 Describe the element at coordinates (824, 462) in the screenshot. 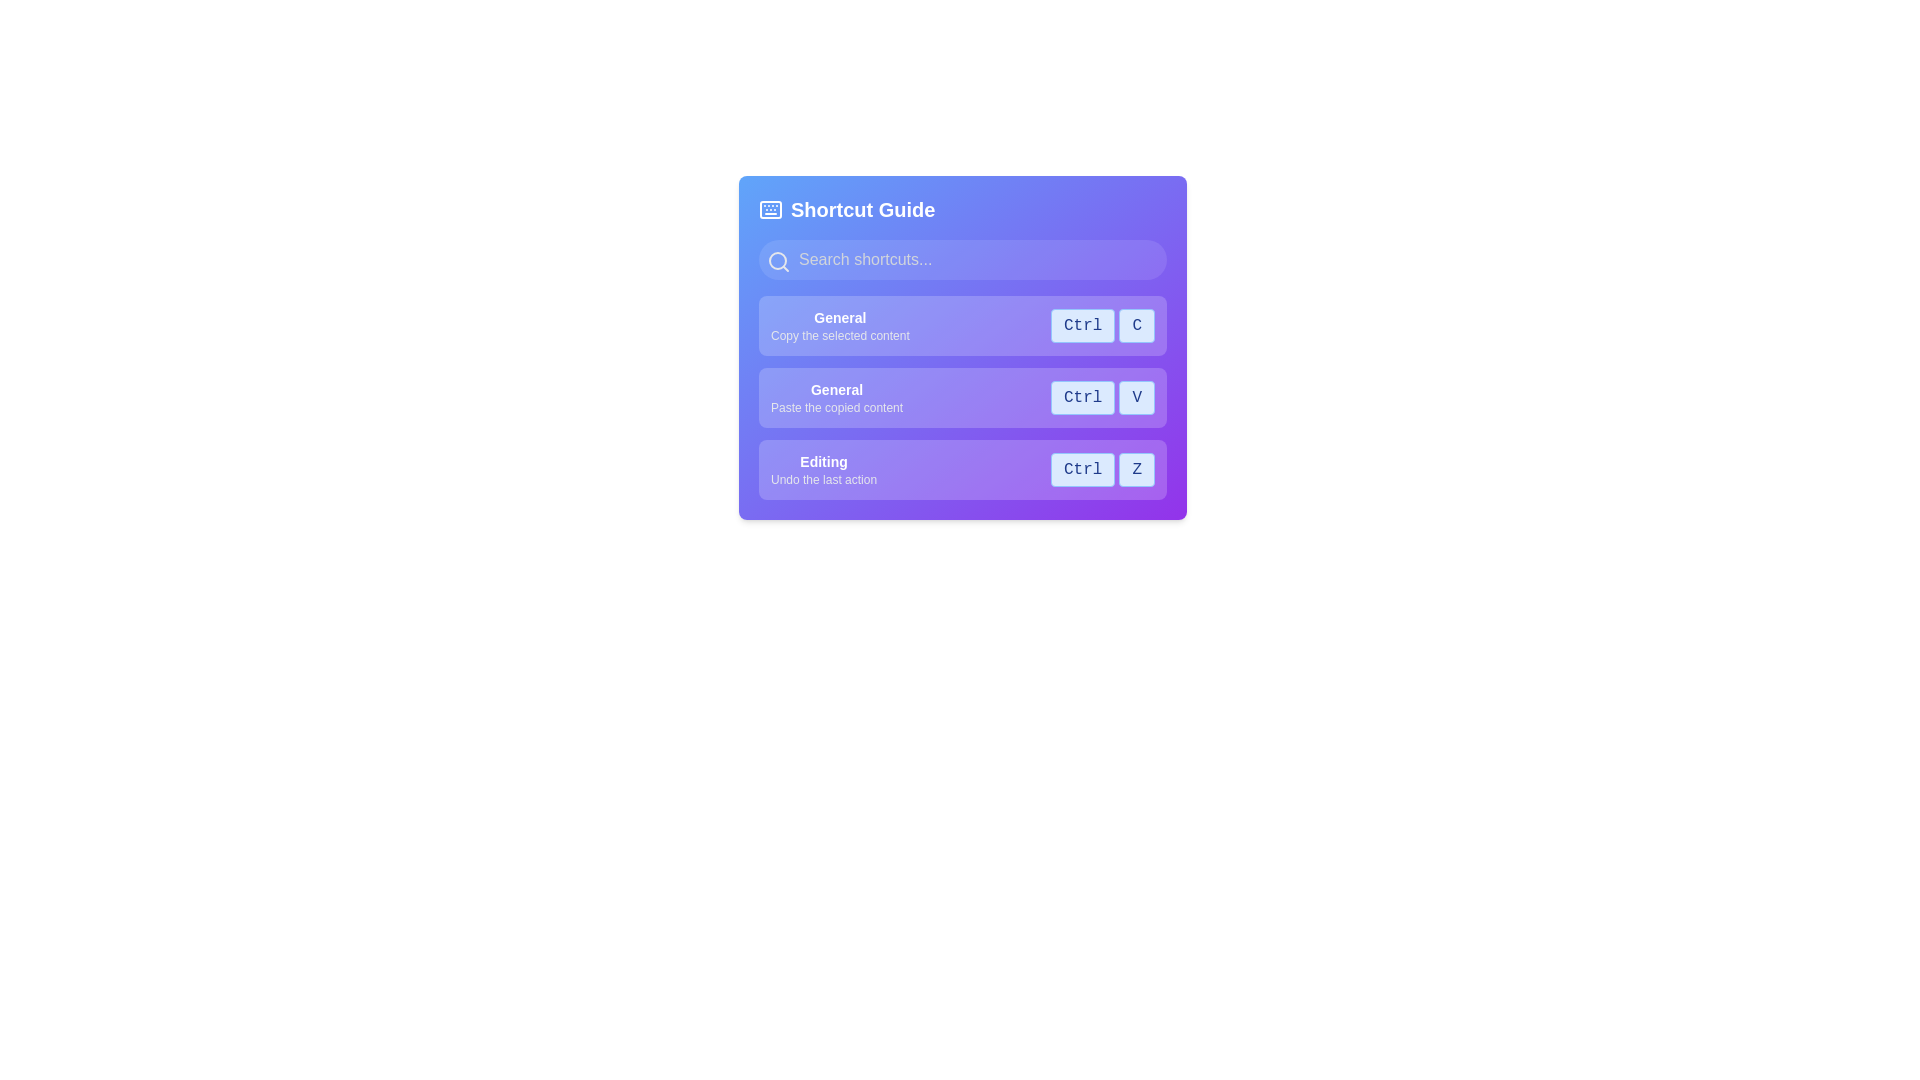

I see `text label that describes the functionality of 'Undo the last action' in the shortcut guide` at that location.